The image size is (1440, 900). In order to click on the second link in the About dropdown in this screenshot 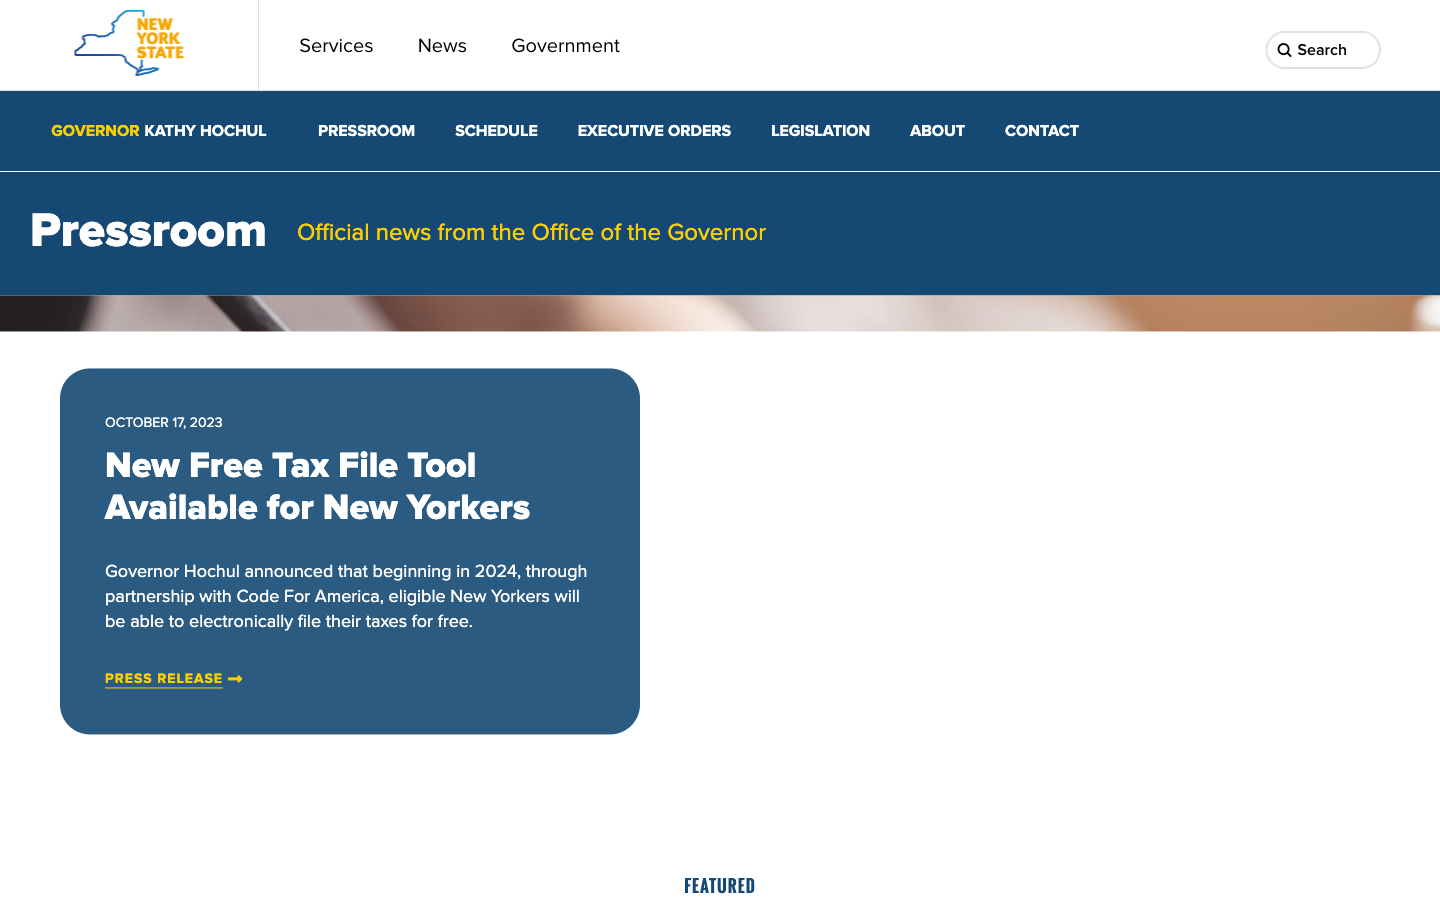, I will do `click(937, 131)`.